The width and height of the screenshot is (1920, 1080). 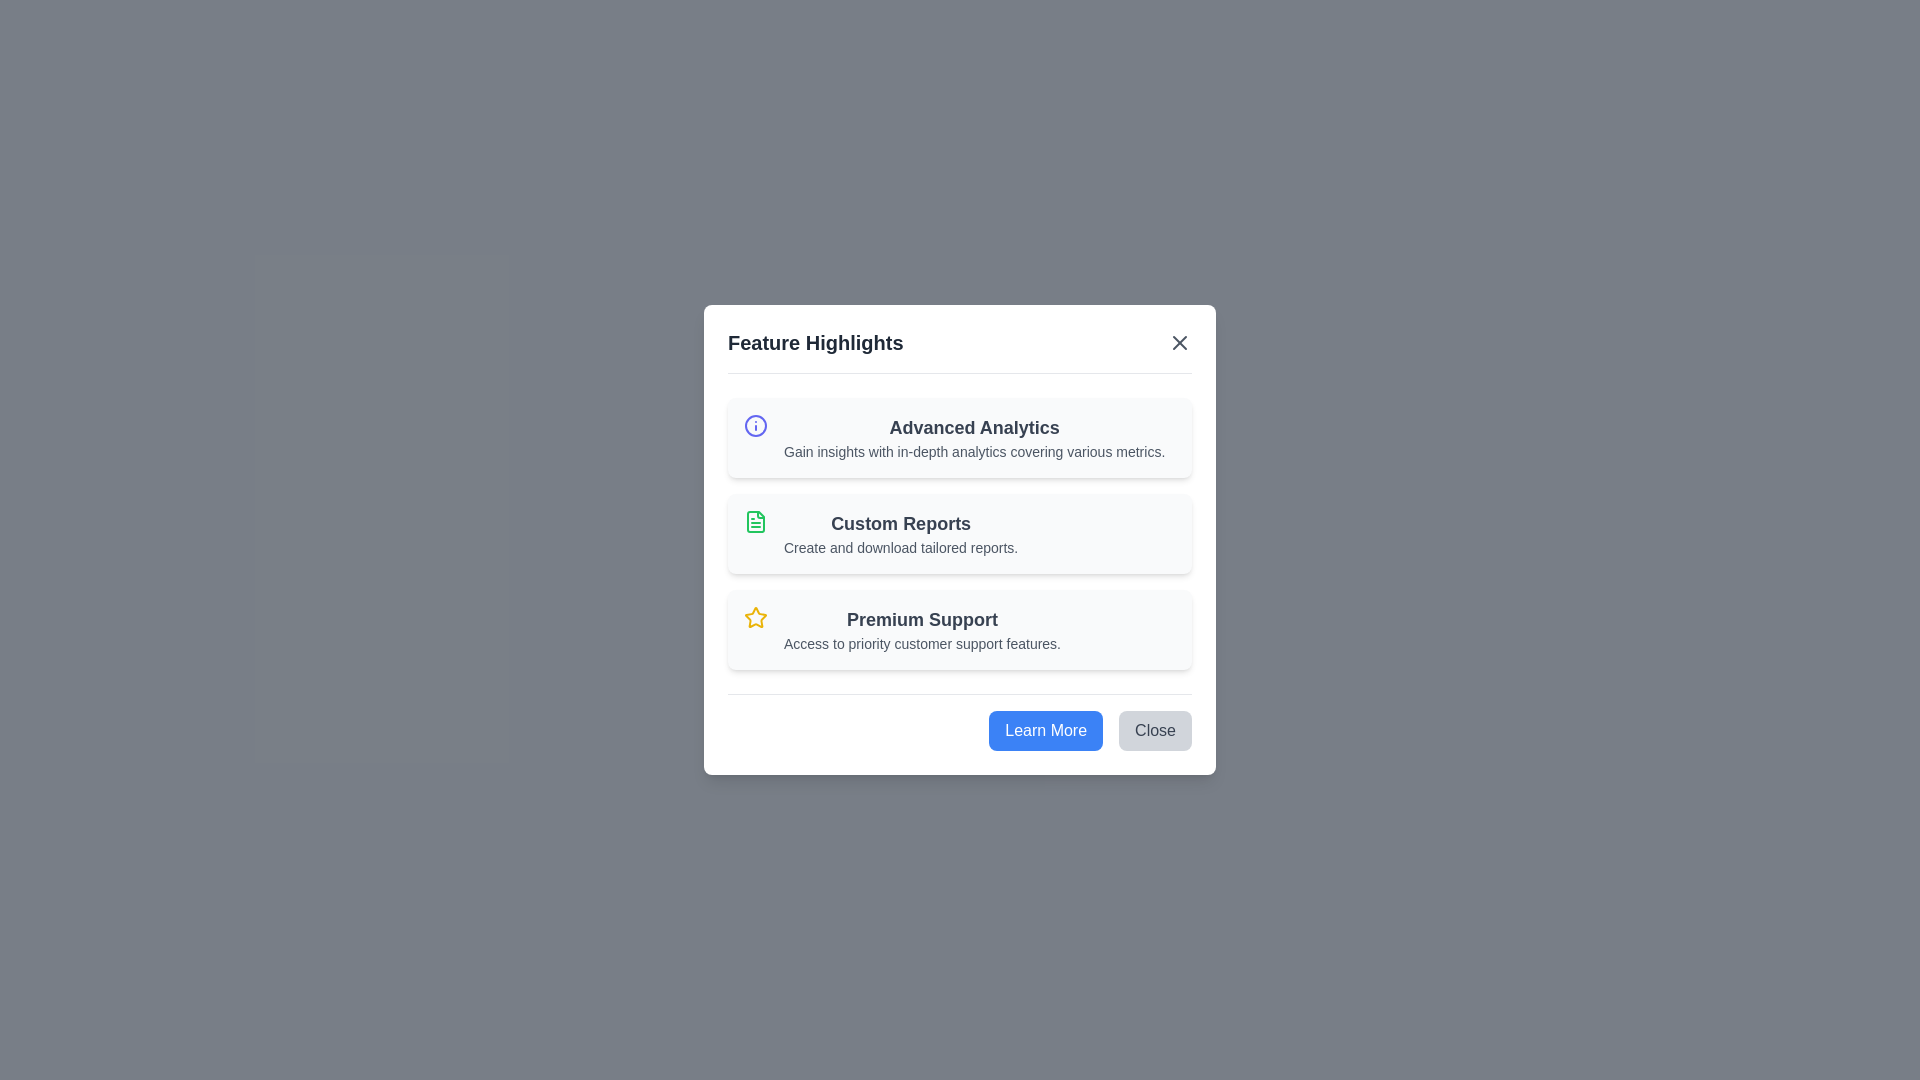 What do you see at coordinates (900, 532) in the screenshot?
I see `the 'Custom Reports' feature card, which is the second card in a vertical list within a pop-up, located between 'Advanced Analytics' above and 'Premium Support' below` at bounding box center [900, 532].